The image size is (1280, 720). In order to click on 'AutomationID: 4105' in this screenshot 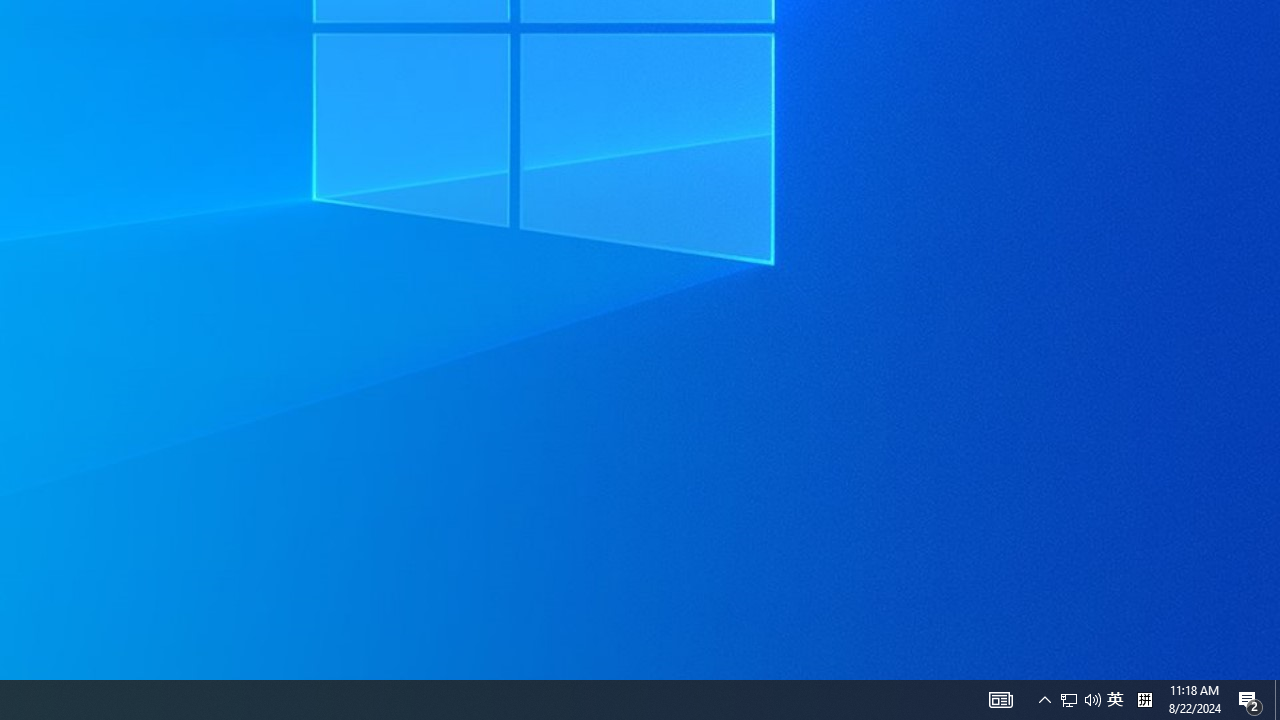, I will do `click(1044, 698)`.